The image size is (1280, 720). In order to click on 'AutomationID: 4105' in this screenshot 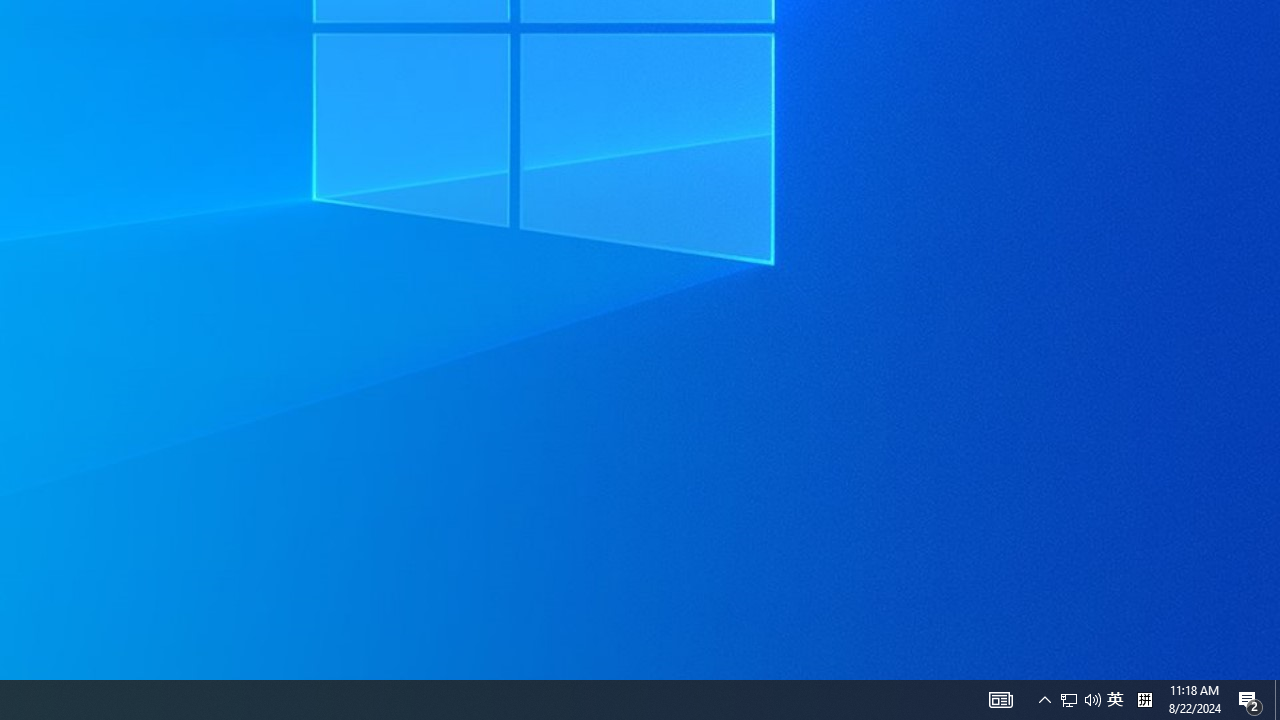, I will do `click(1044, 698)`.